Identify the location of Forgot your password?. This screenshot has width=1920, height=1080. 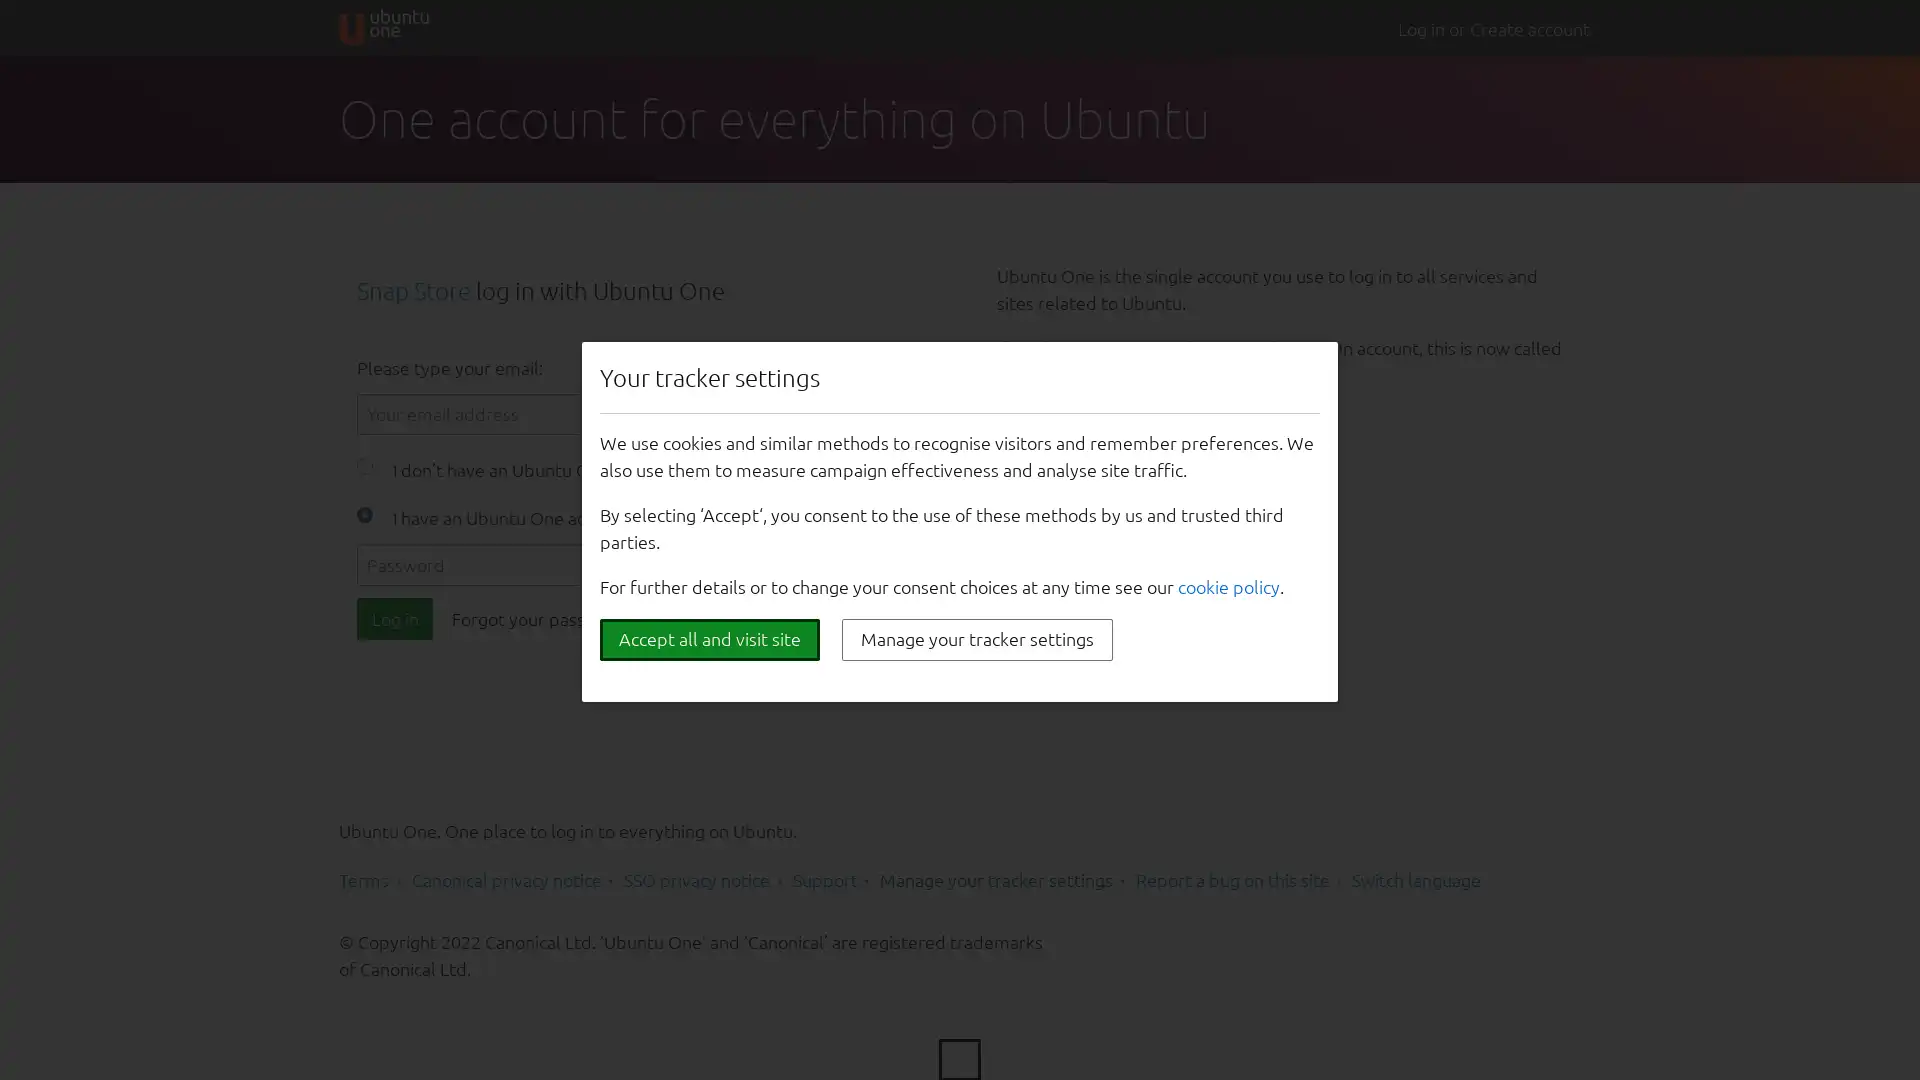
(542, 617).